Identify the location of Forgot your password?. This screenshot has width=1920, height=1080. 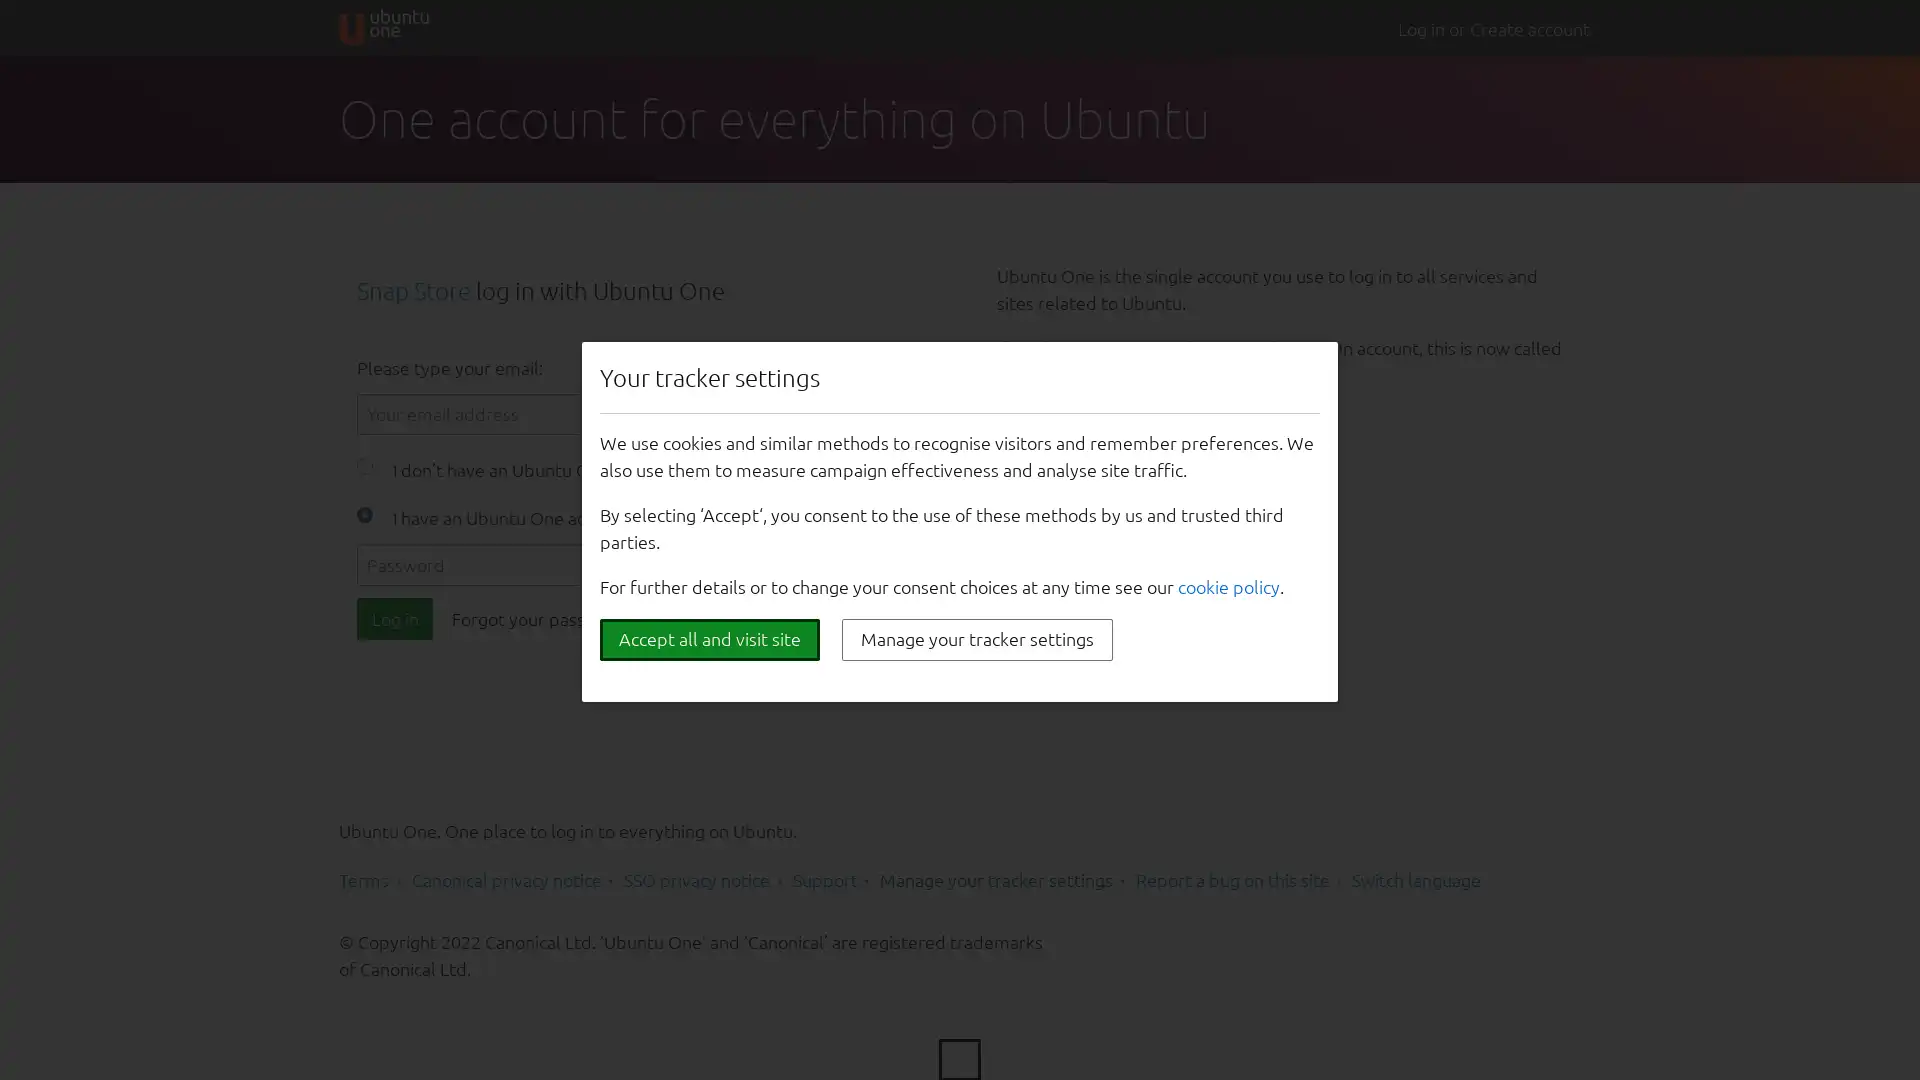
(542, 617).